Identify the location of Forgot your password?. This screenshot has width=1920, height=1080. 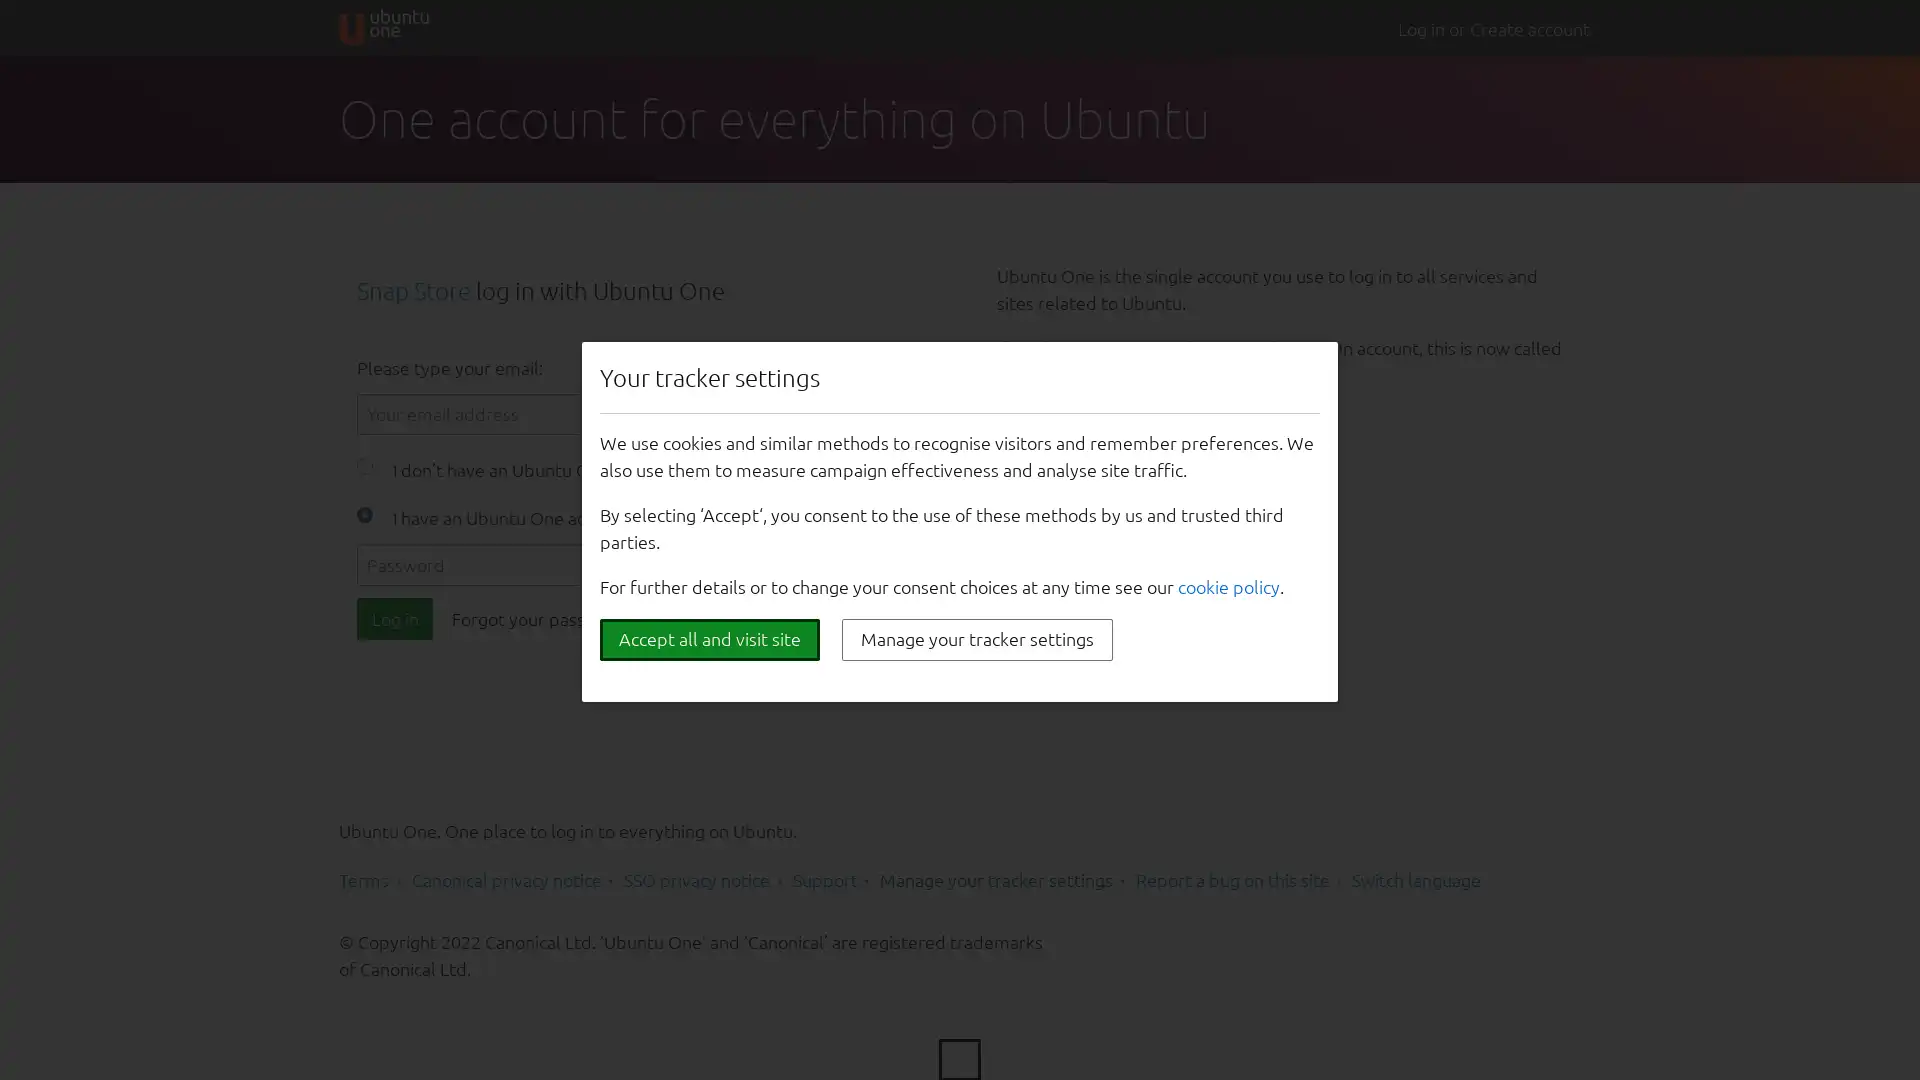
(542, 617).